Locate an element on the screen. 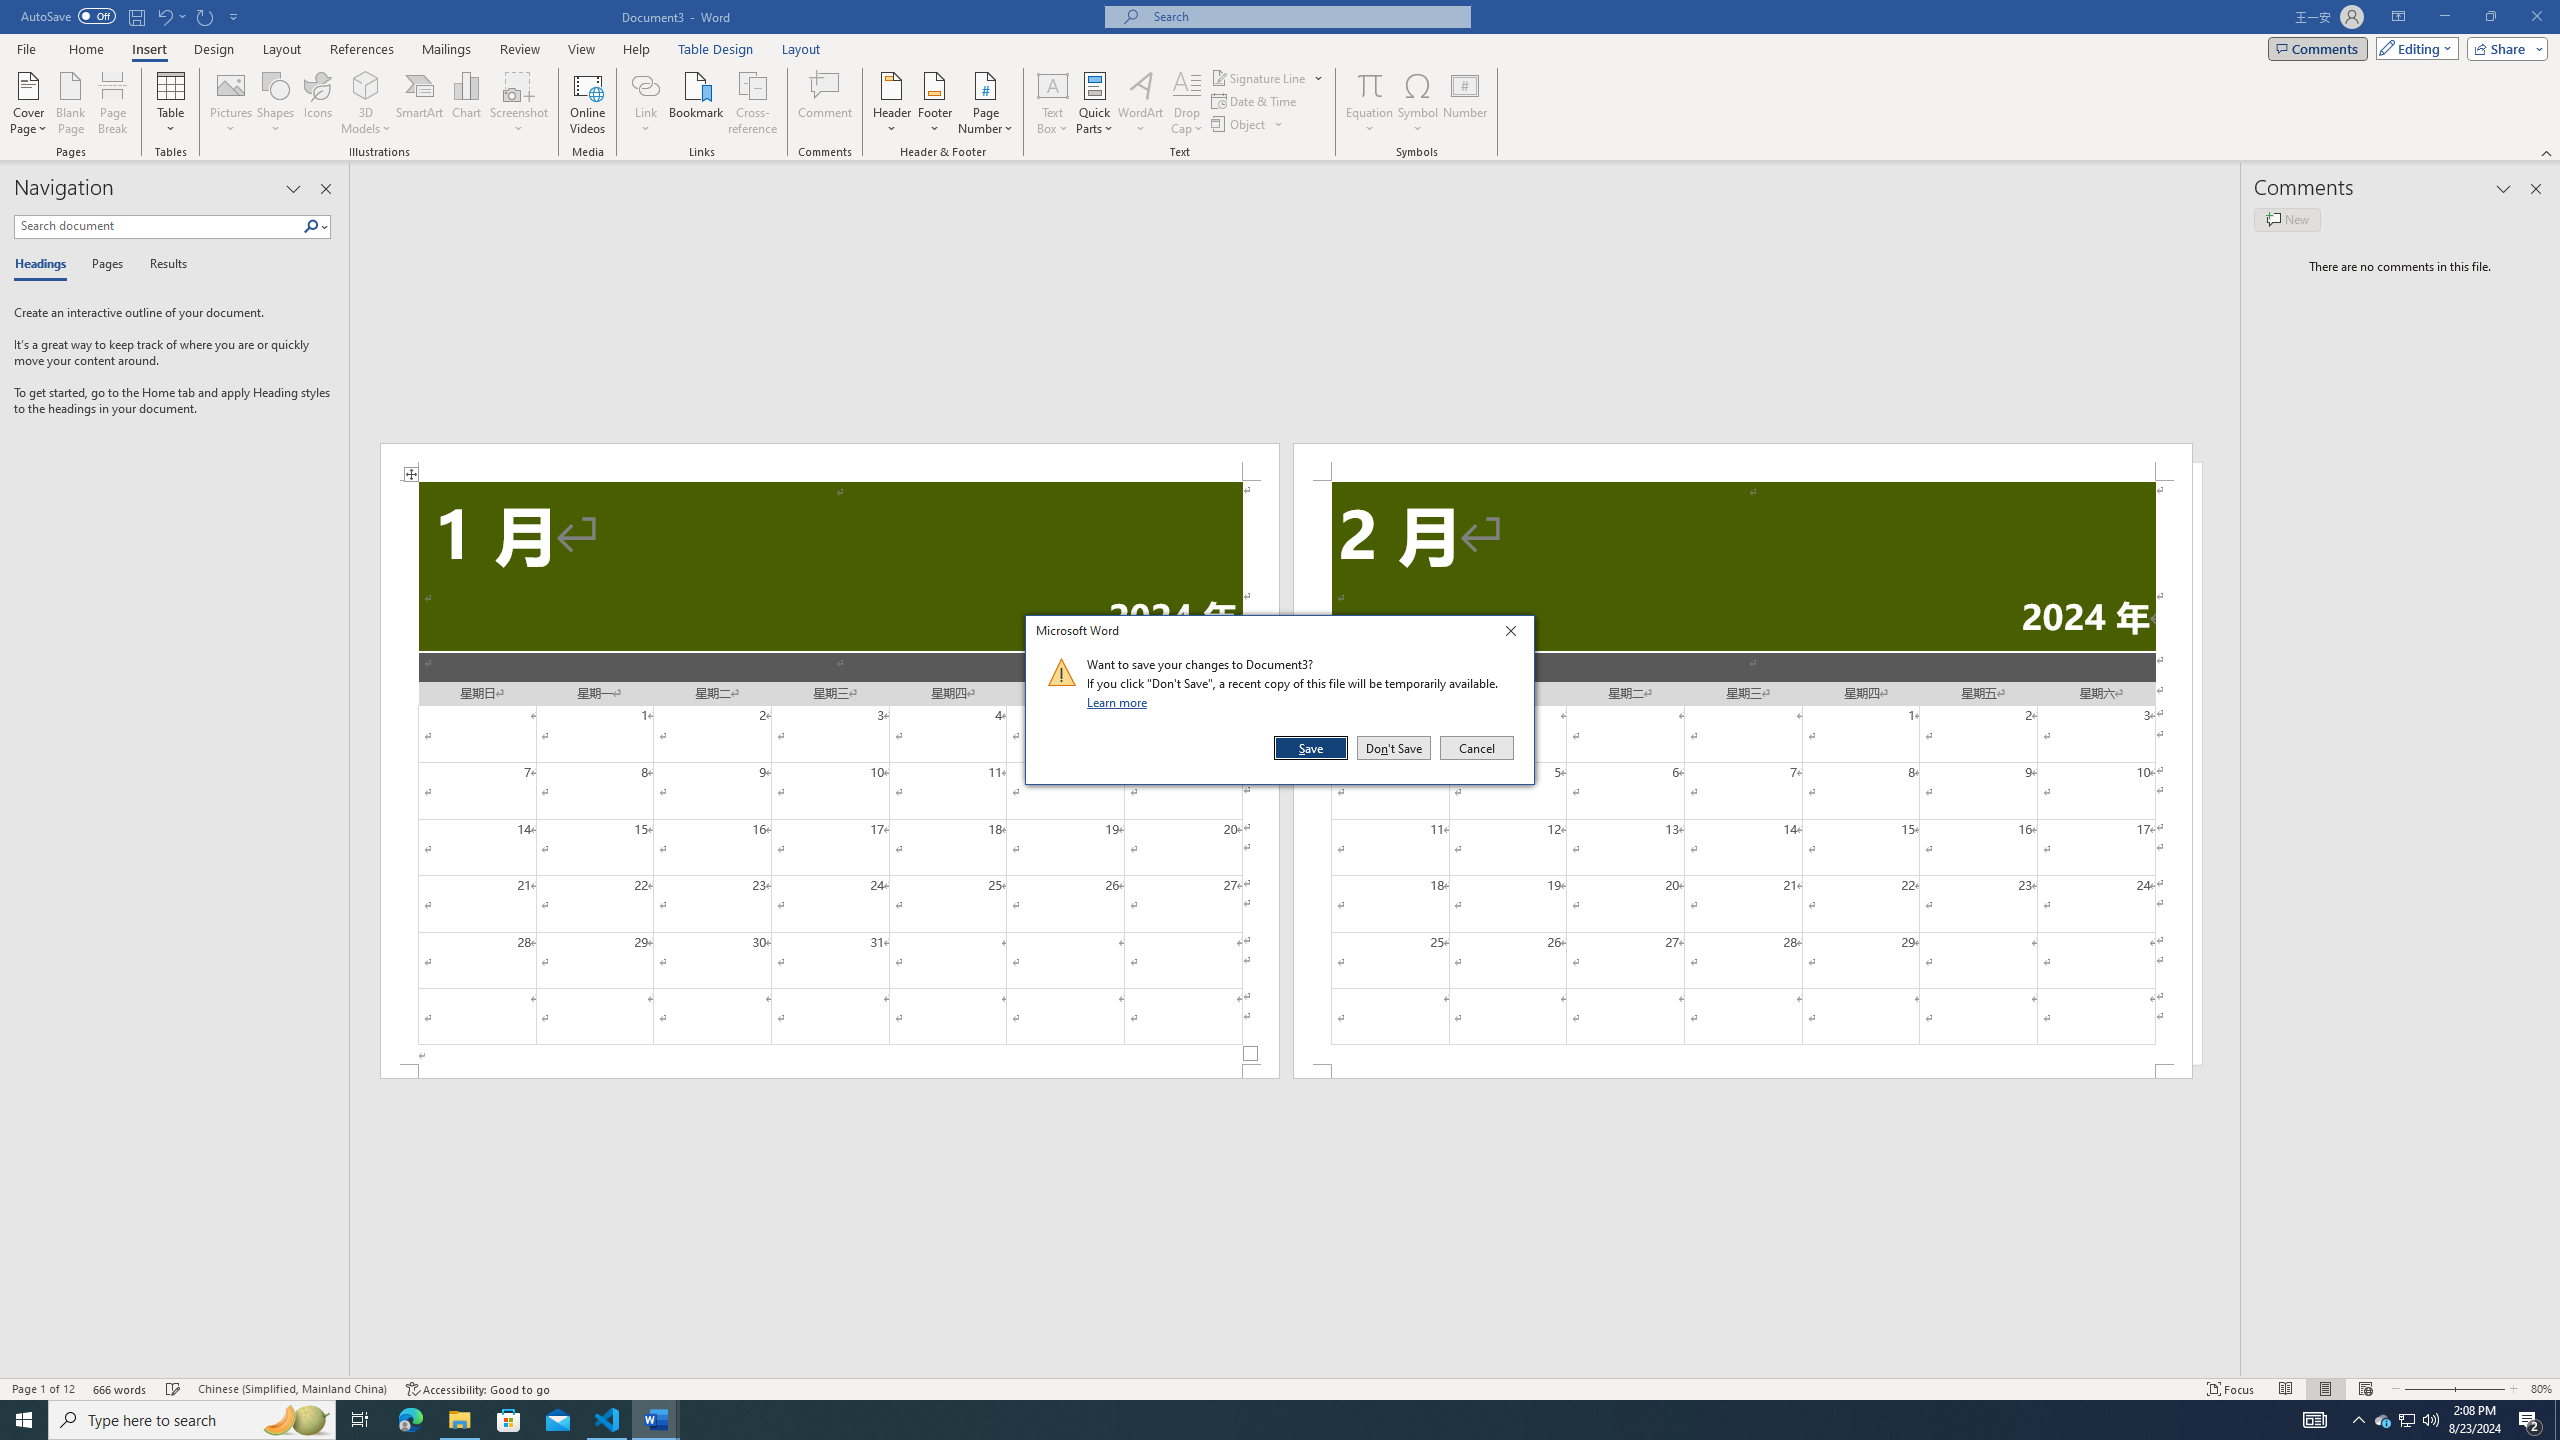 The height and width of the screenshot is (1440, 2560). 'Equation' is located at coordinates (1369, 103).